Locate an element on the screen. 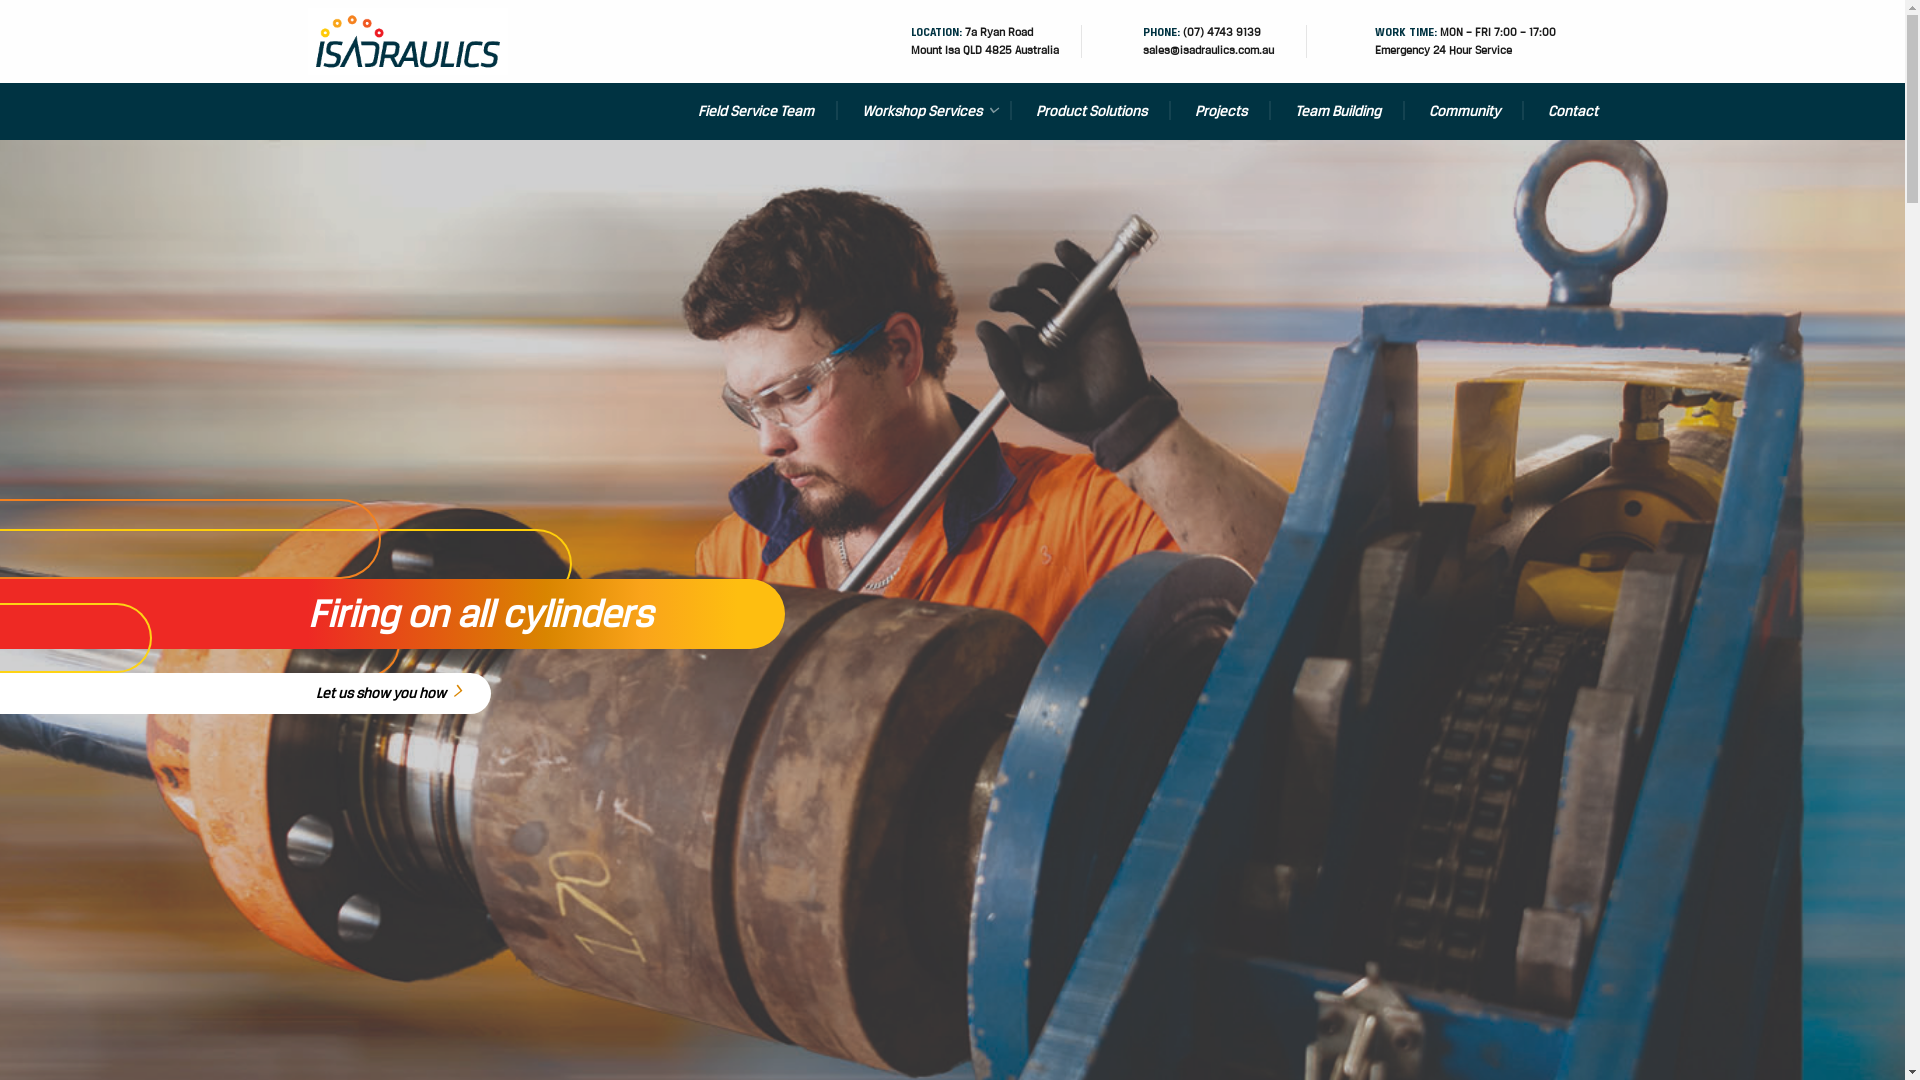 The width and height of the screenshot is (1920, 1080). 'Team Building' is located at coordinates (1337, 111).